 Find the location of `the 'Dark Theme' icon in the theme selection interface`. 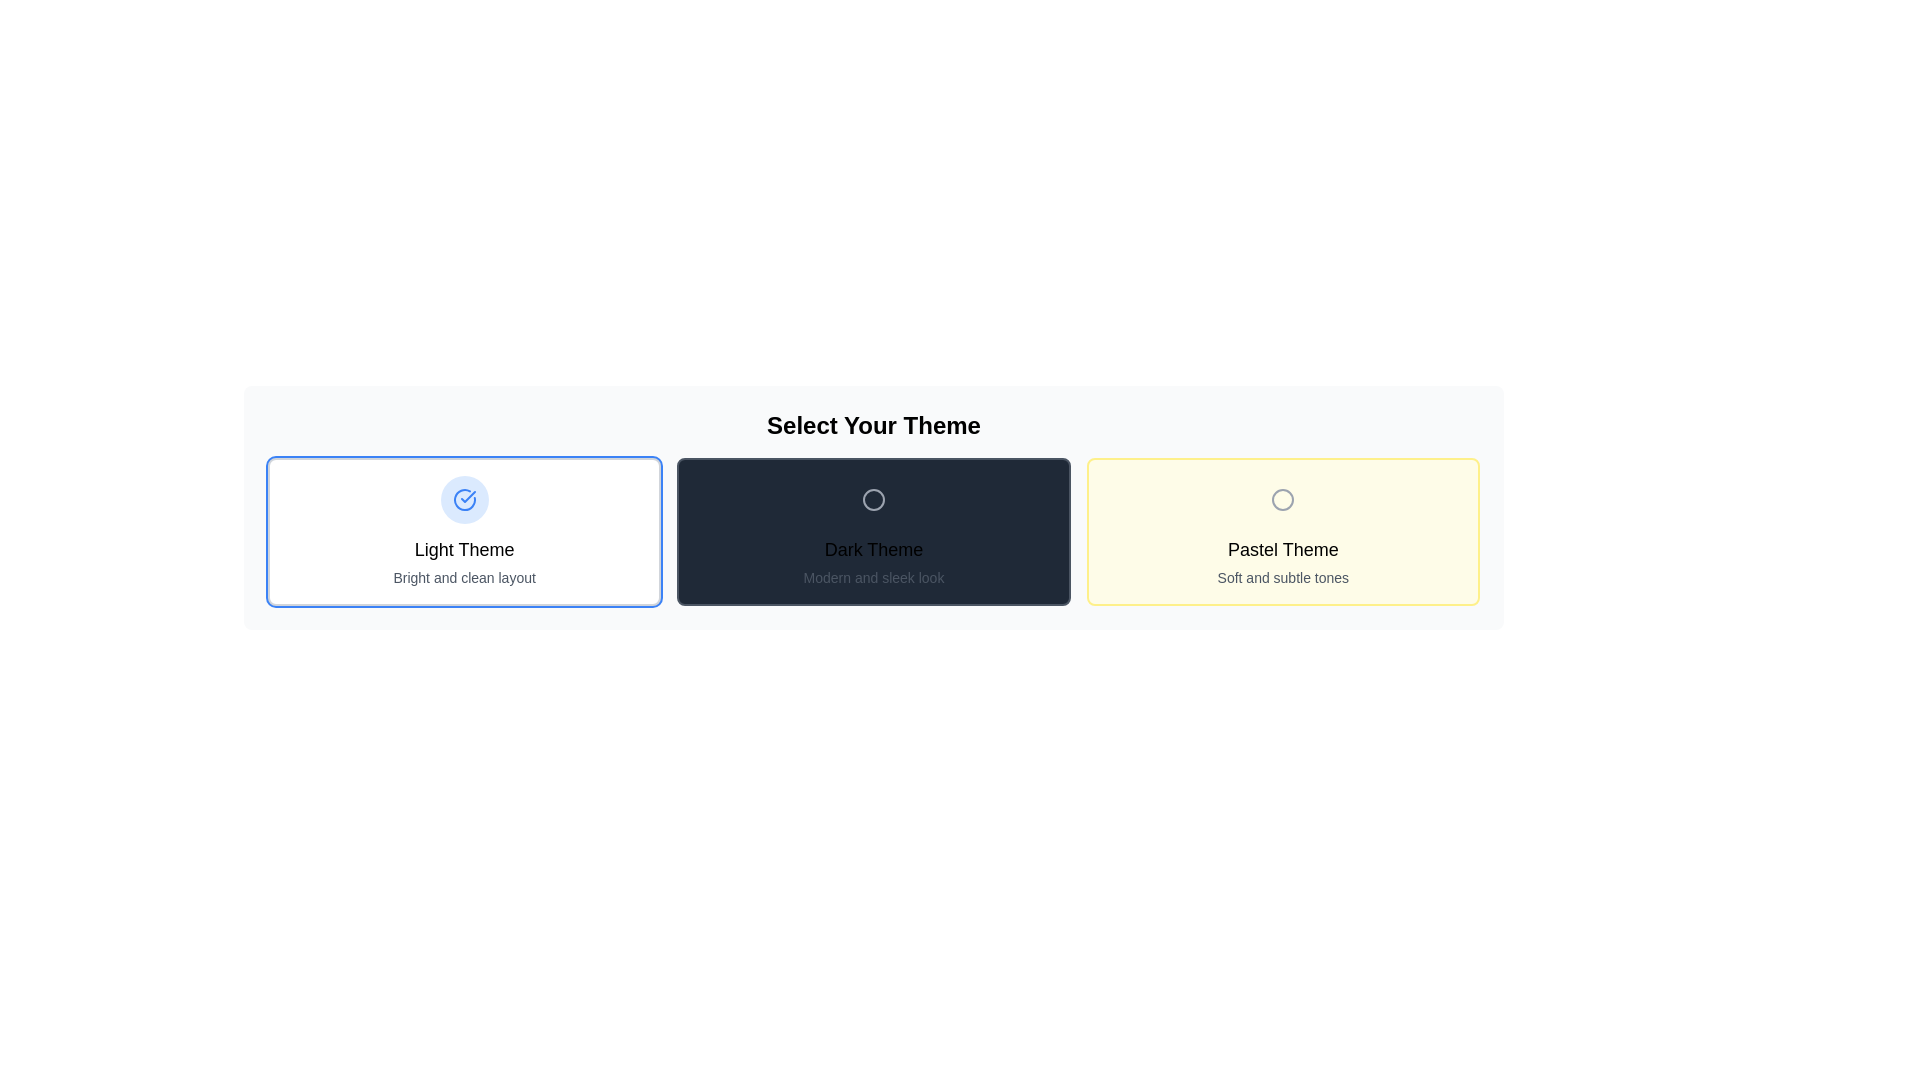

the 'Dark Theme' icon in the theme selection interface is located at coordinates (873, 499).